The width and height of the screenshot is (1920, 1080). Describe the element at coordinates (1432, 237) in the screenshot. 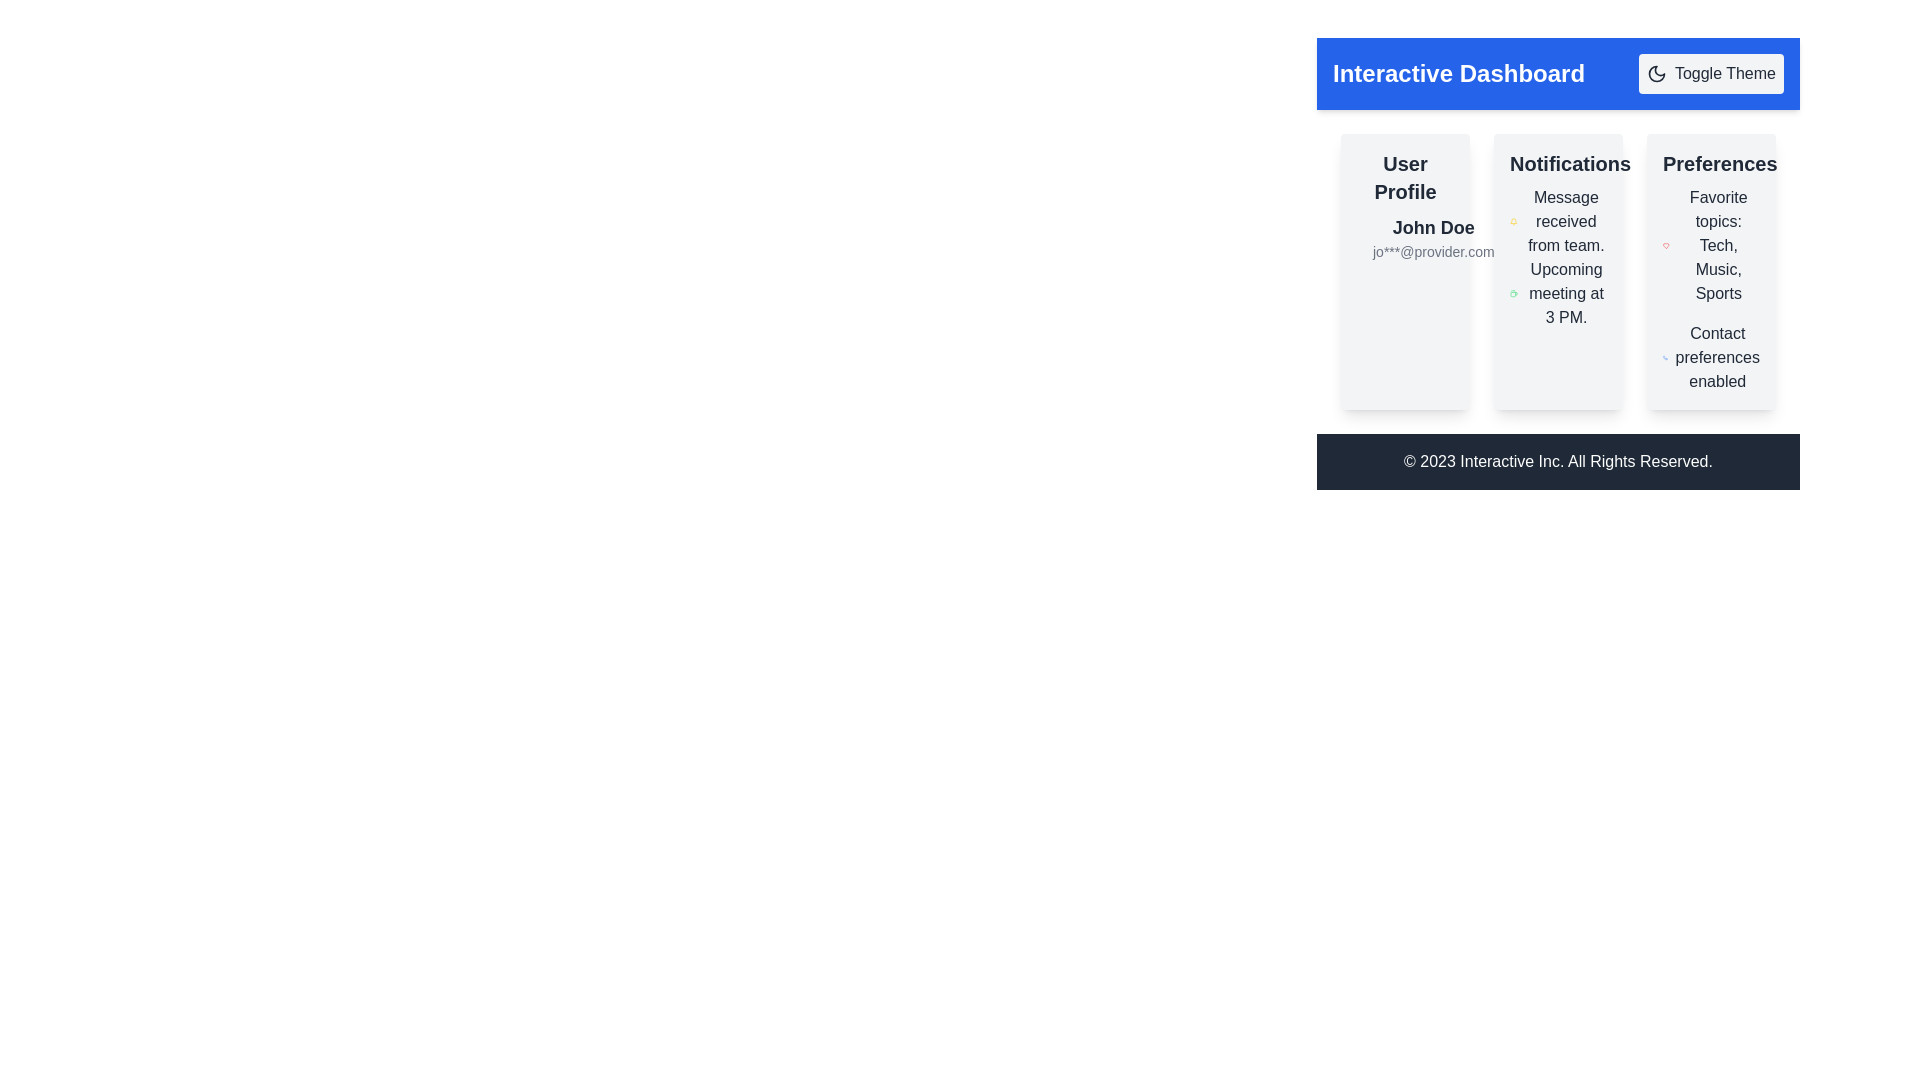

I see `information displayed in the Text Display element located in the User Profile section, which shows the user's name and partially obfuscated email address` at that location.